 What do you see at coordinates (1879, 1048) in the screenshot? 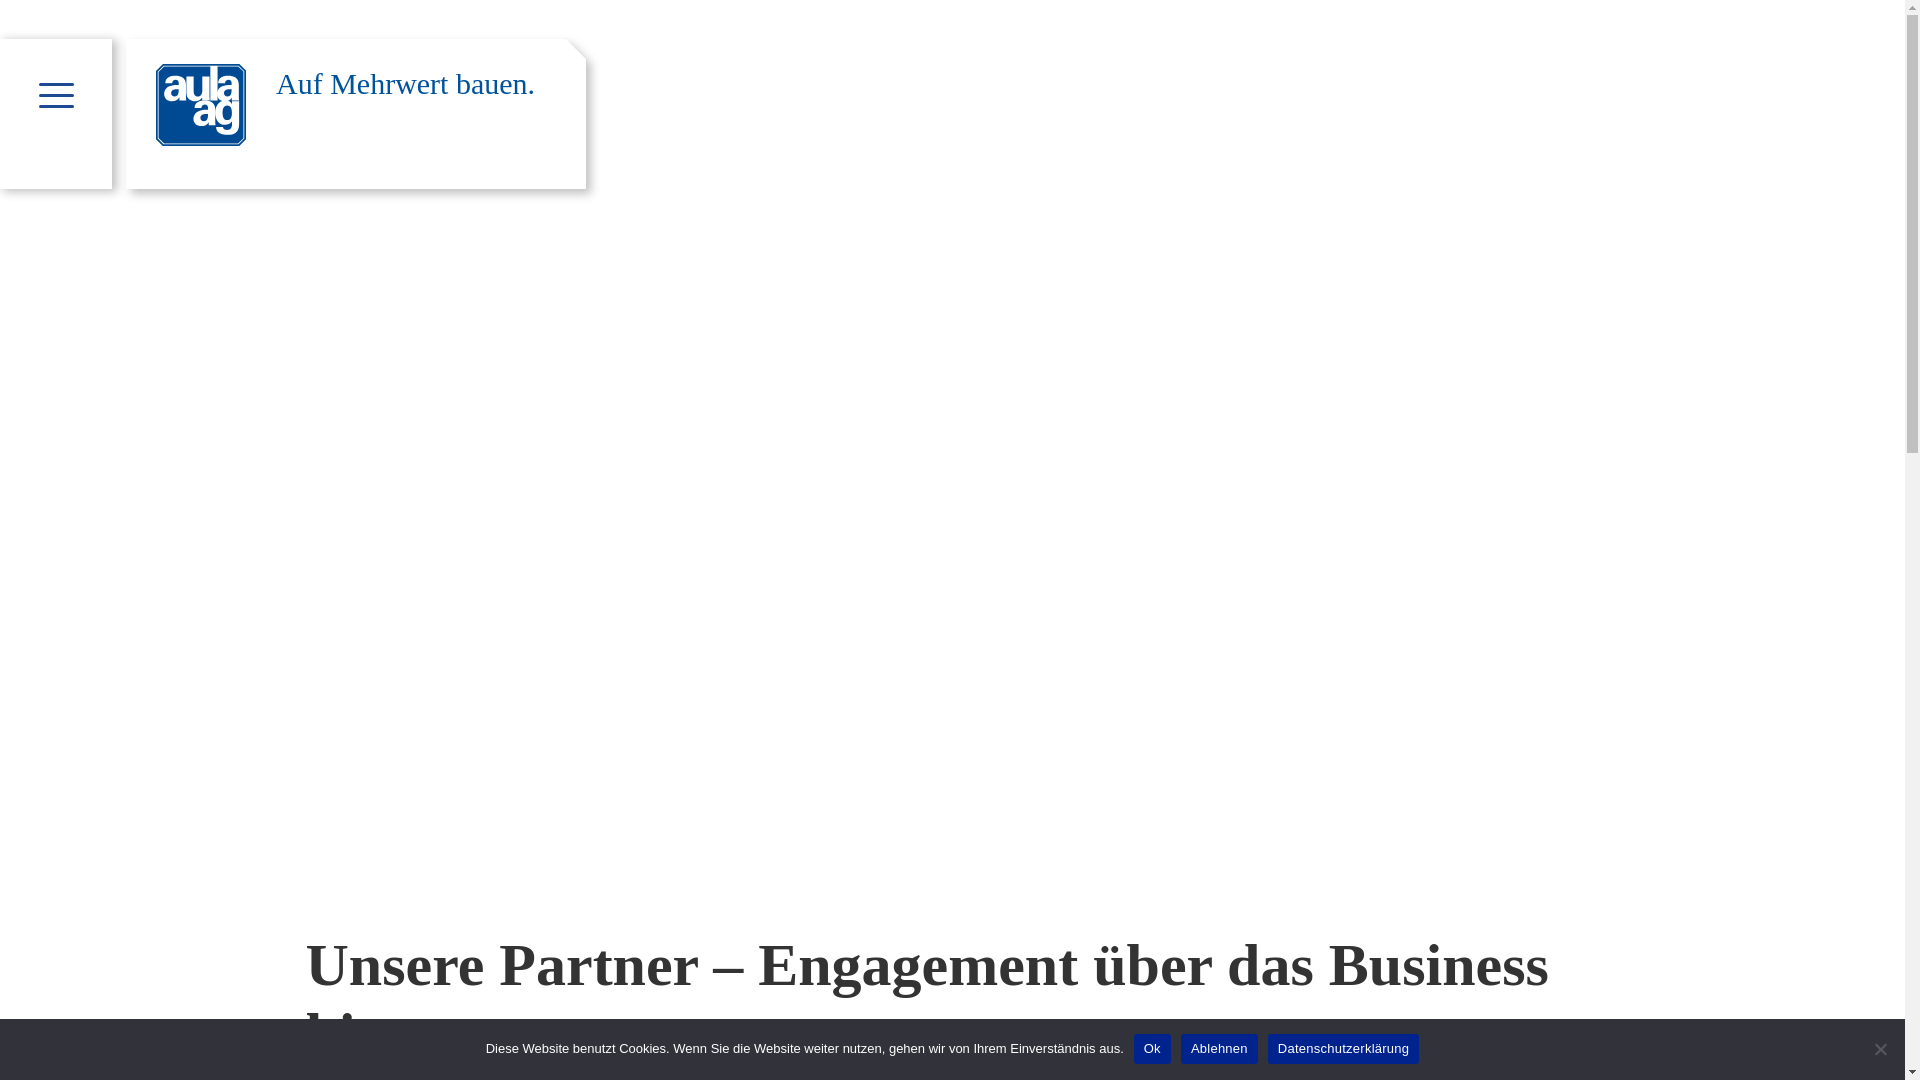
I see `'Ablehnen'` at bounding box center [1879, 1048].